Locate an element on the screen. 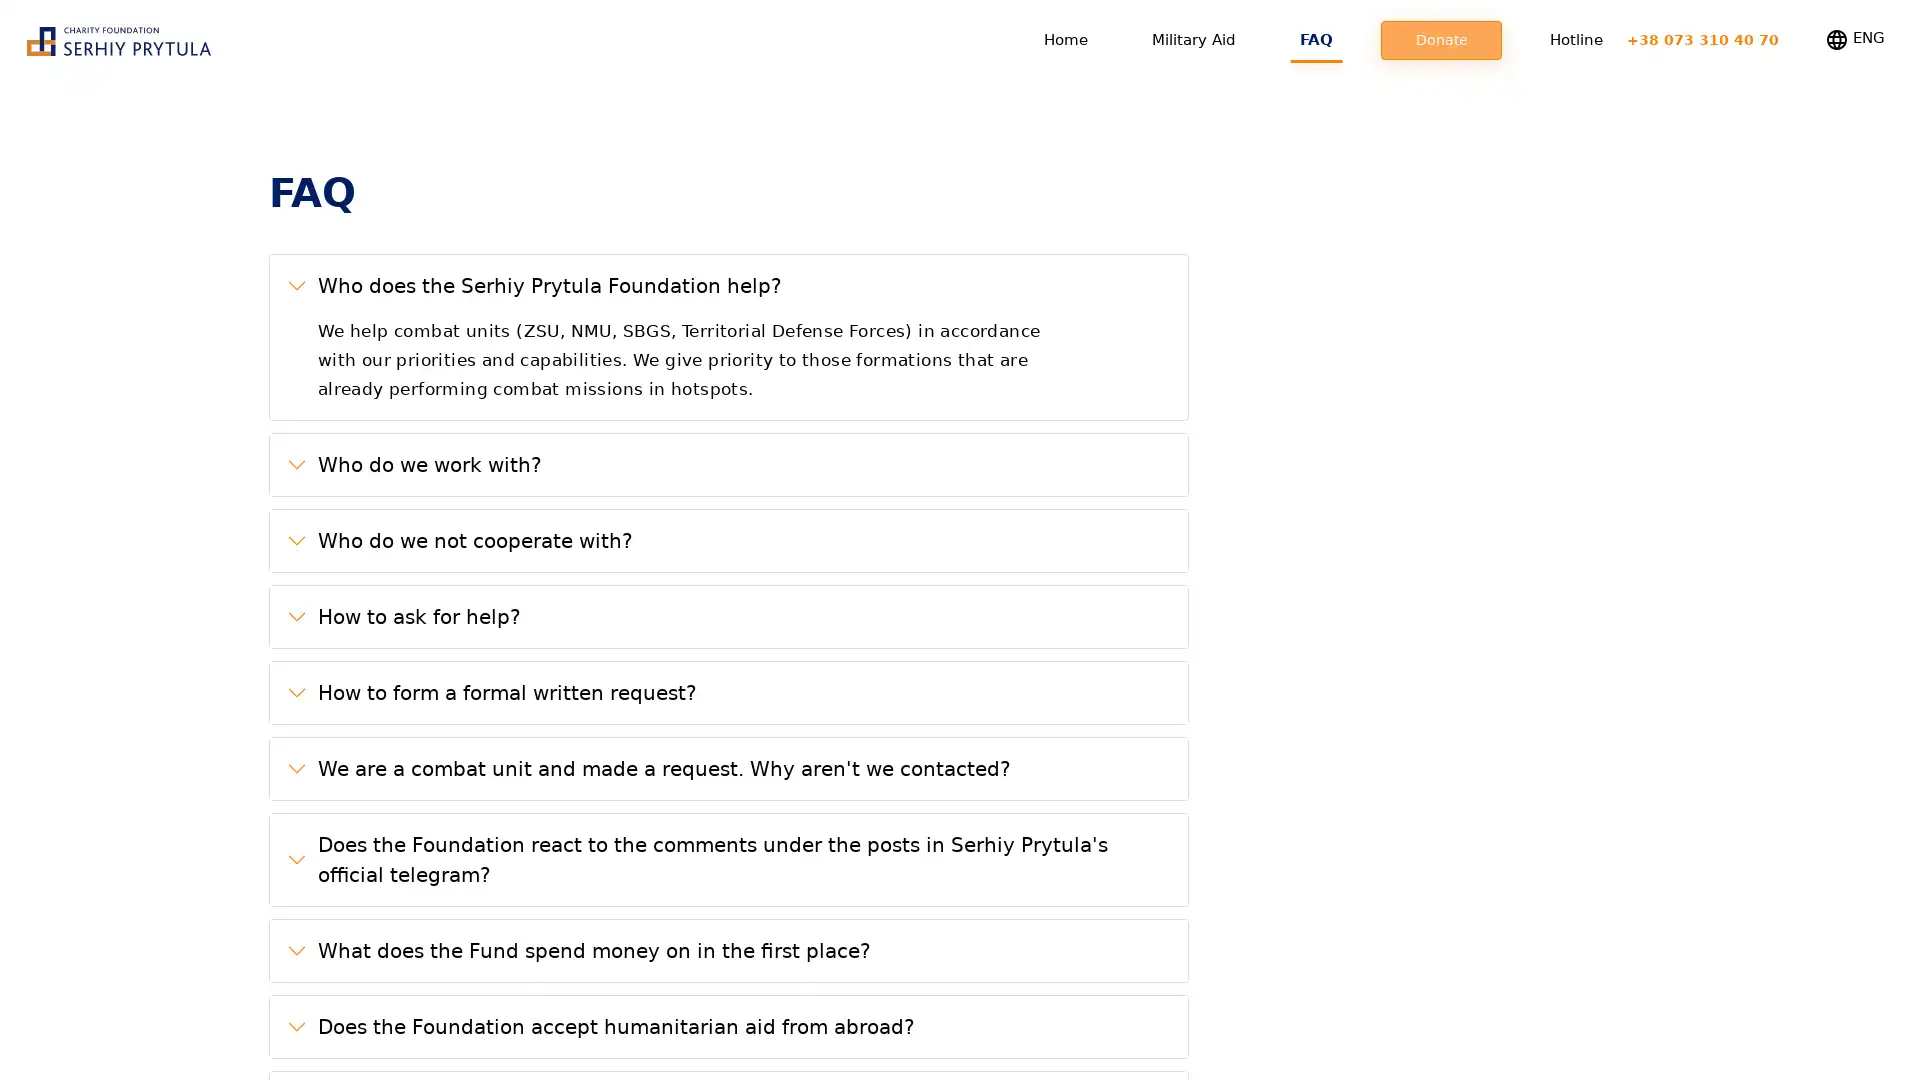 The height and width of the screenshot is (1080, 1920). Does the Foundation accept humanitarian aid from abroad? is located at coordinates (727, 1026).